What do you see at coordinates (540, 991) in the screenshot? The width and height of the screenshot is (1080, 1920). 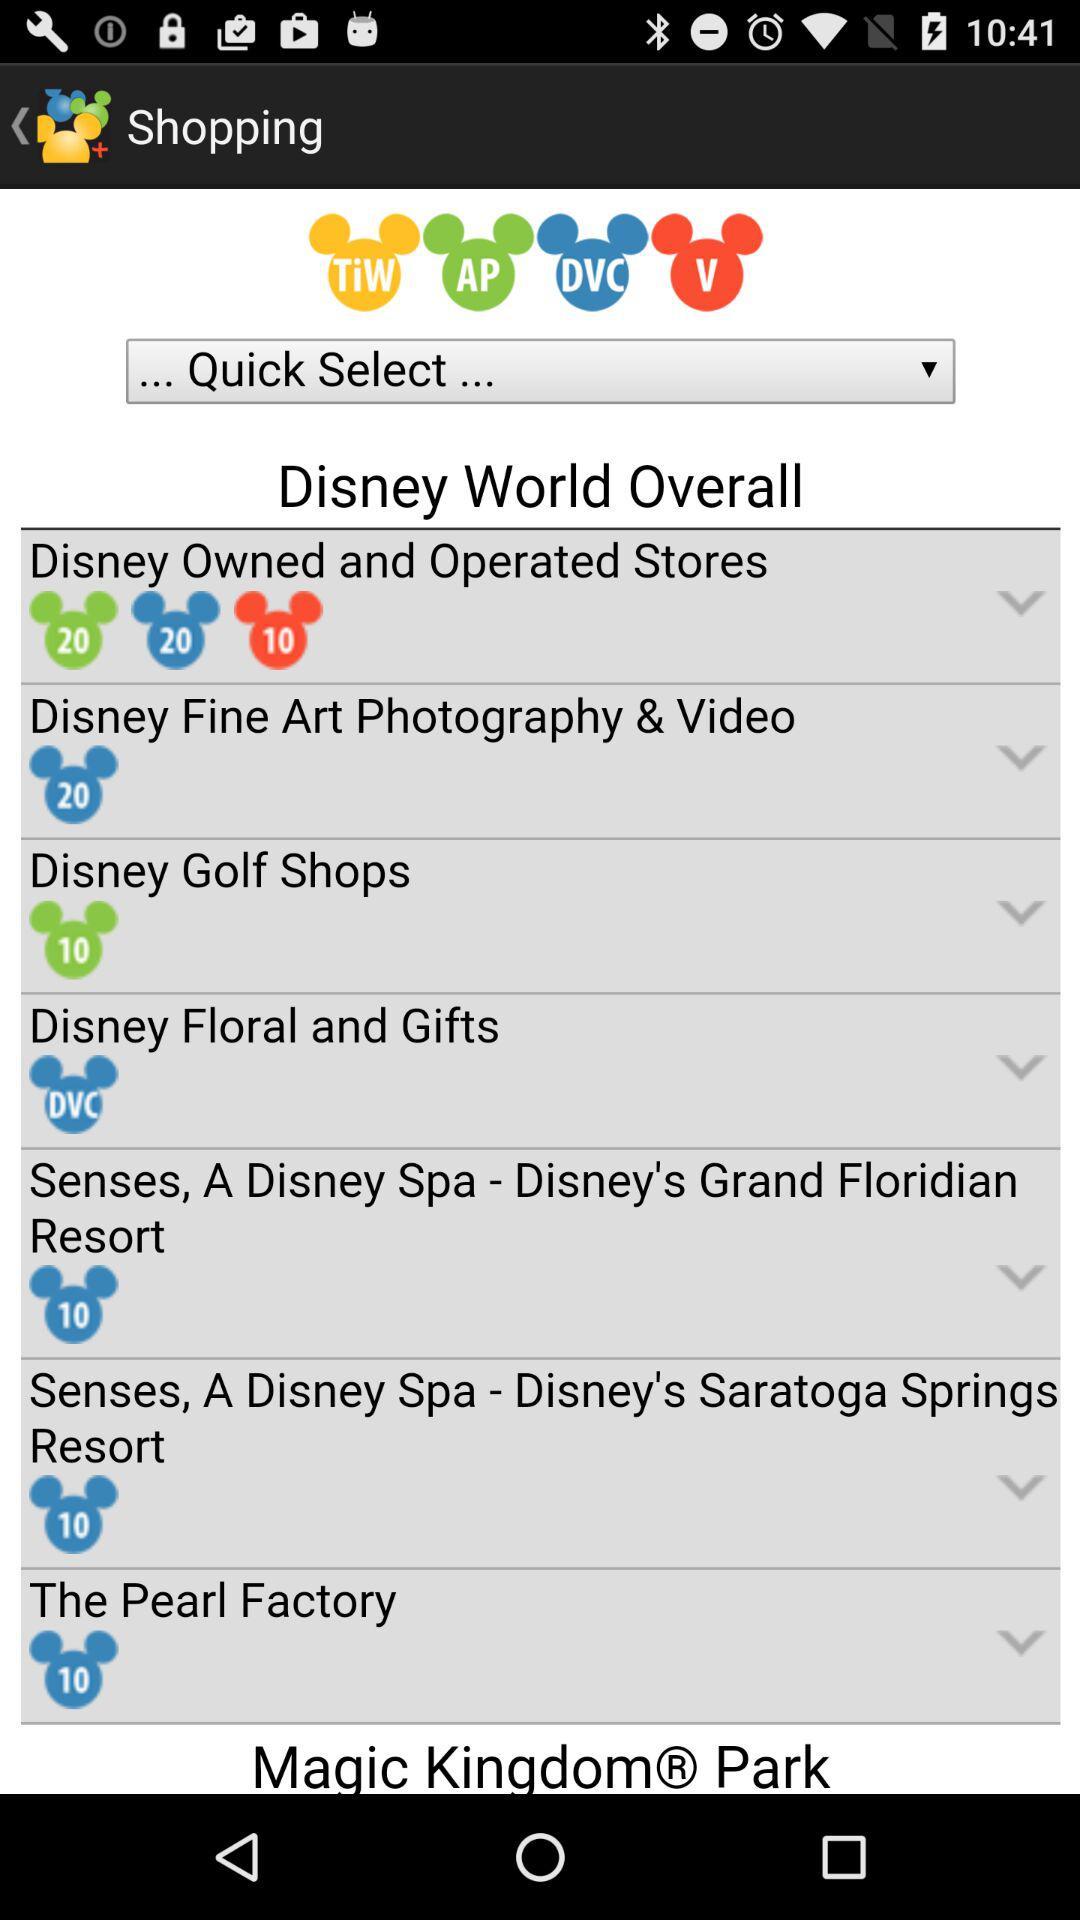 I see `any one` at bounding box center [540, 991].